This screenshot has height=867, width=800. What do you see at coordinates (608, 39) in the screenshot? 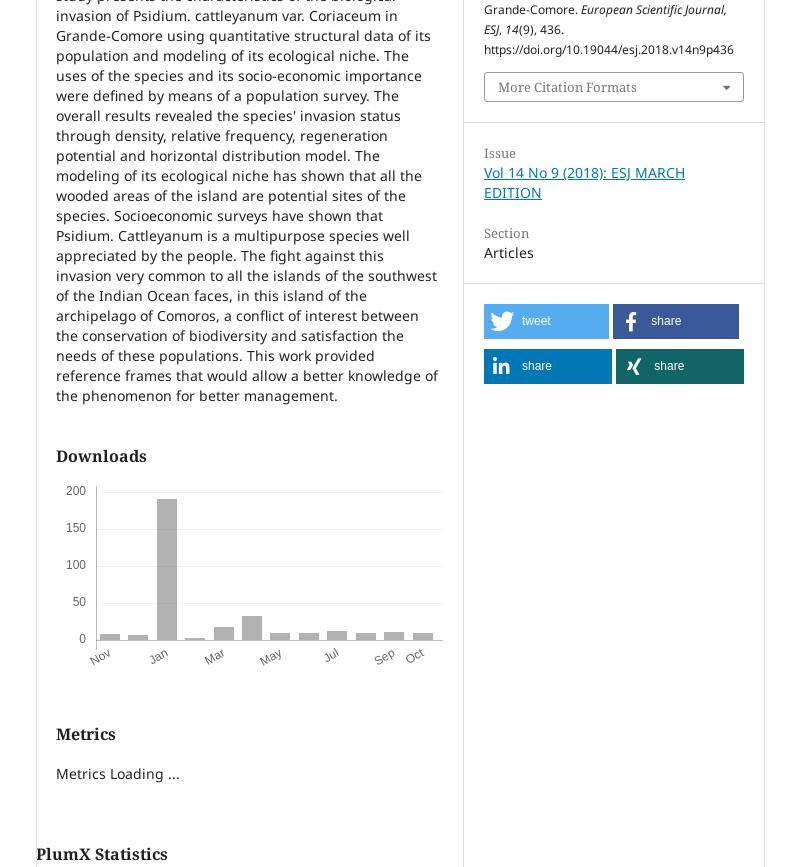
I see `'(9), 436. https://doi.org/10.19044/esj.2018.v14n9p436'` at bounding box center [608, 39].